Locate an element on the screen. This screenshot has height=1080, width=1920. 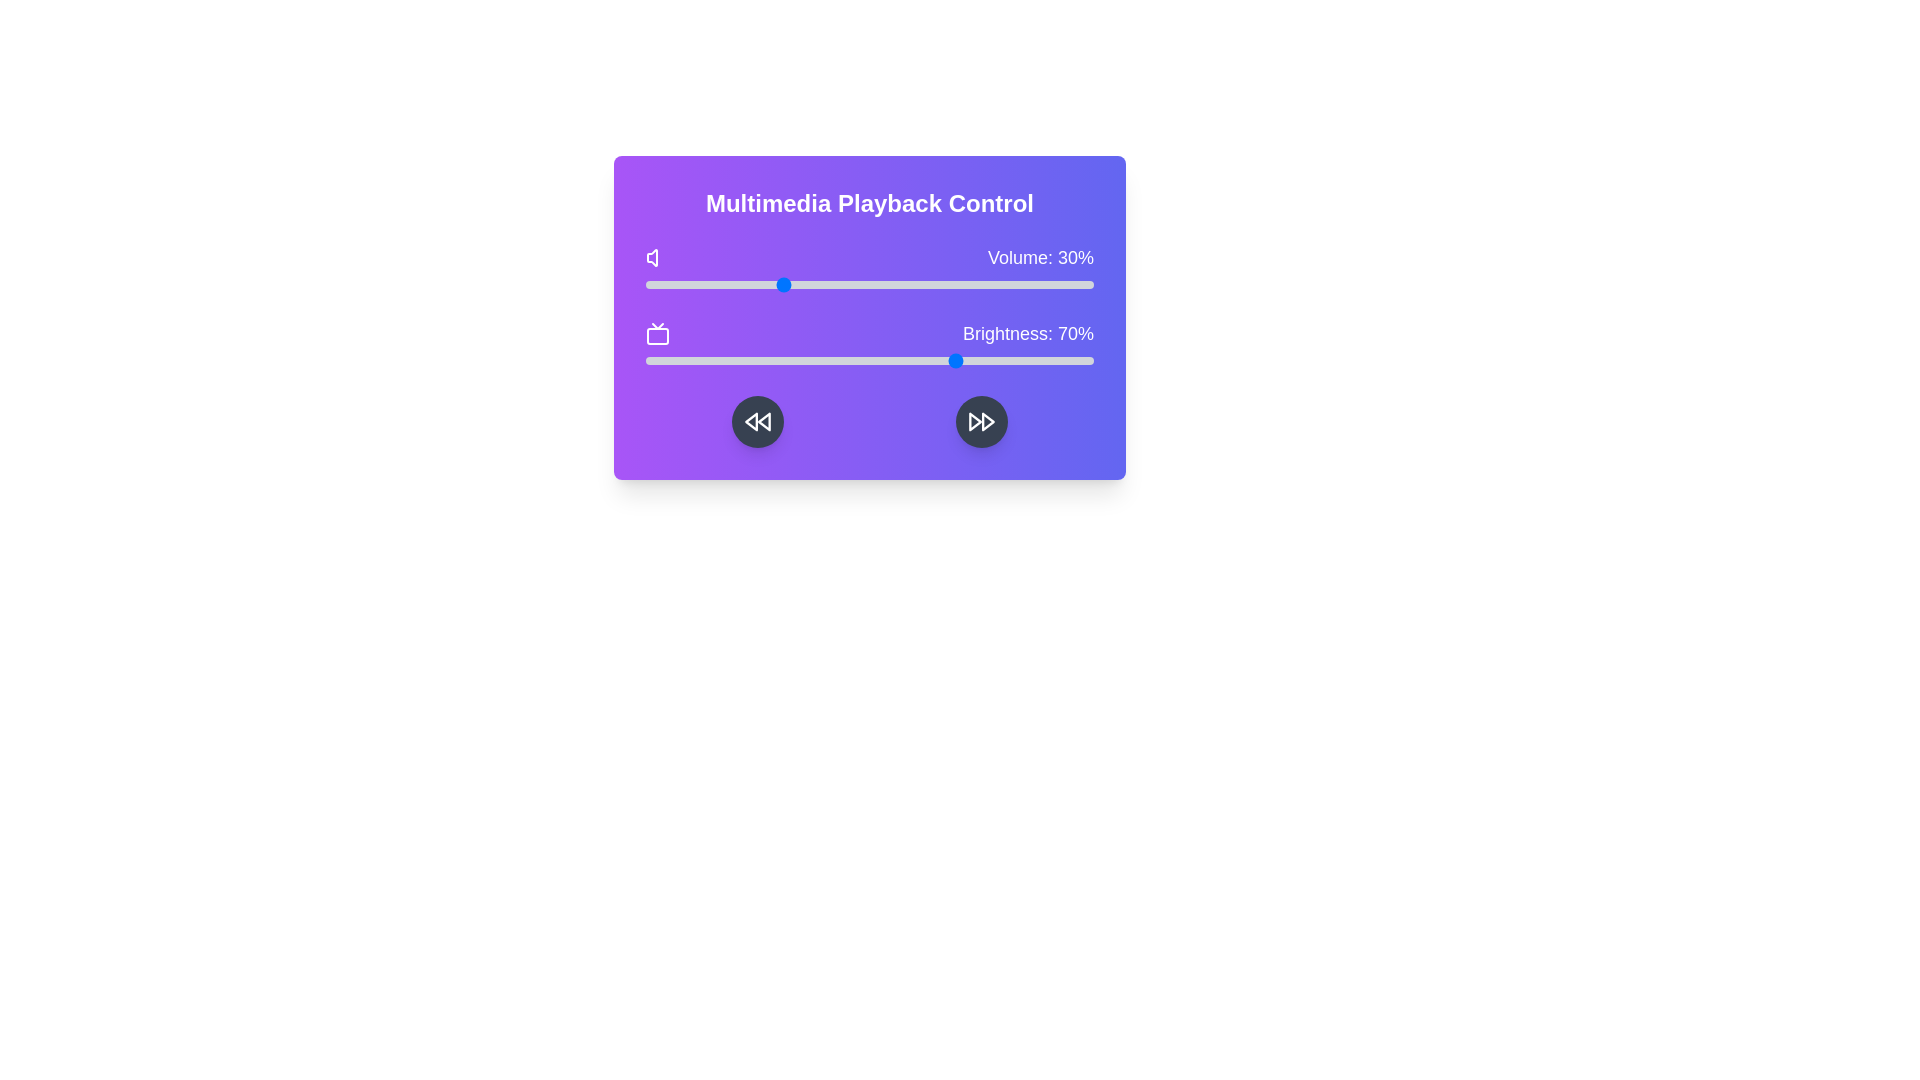
the volume slider to 1% is located at coordinates (650, 285).